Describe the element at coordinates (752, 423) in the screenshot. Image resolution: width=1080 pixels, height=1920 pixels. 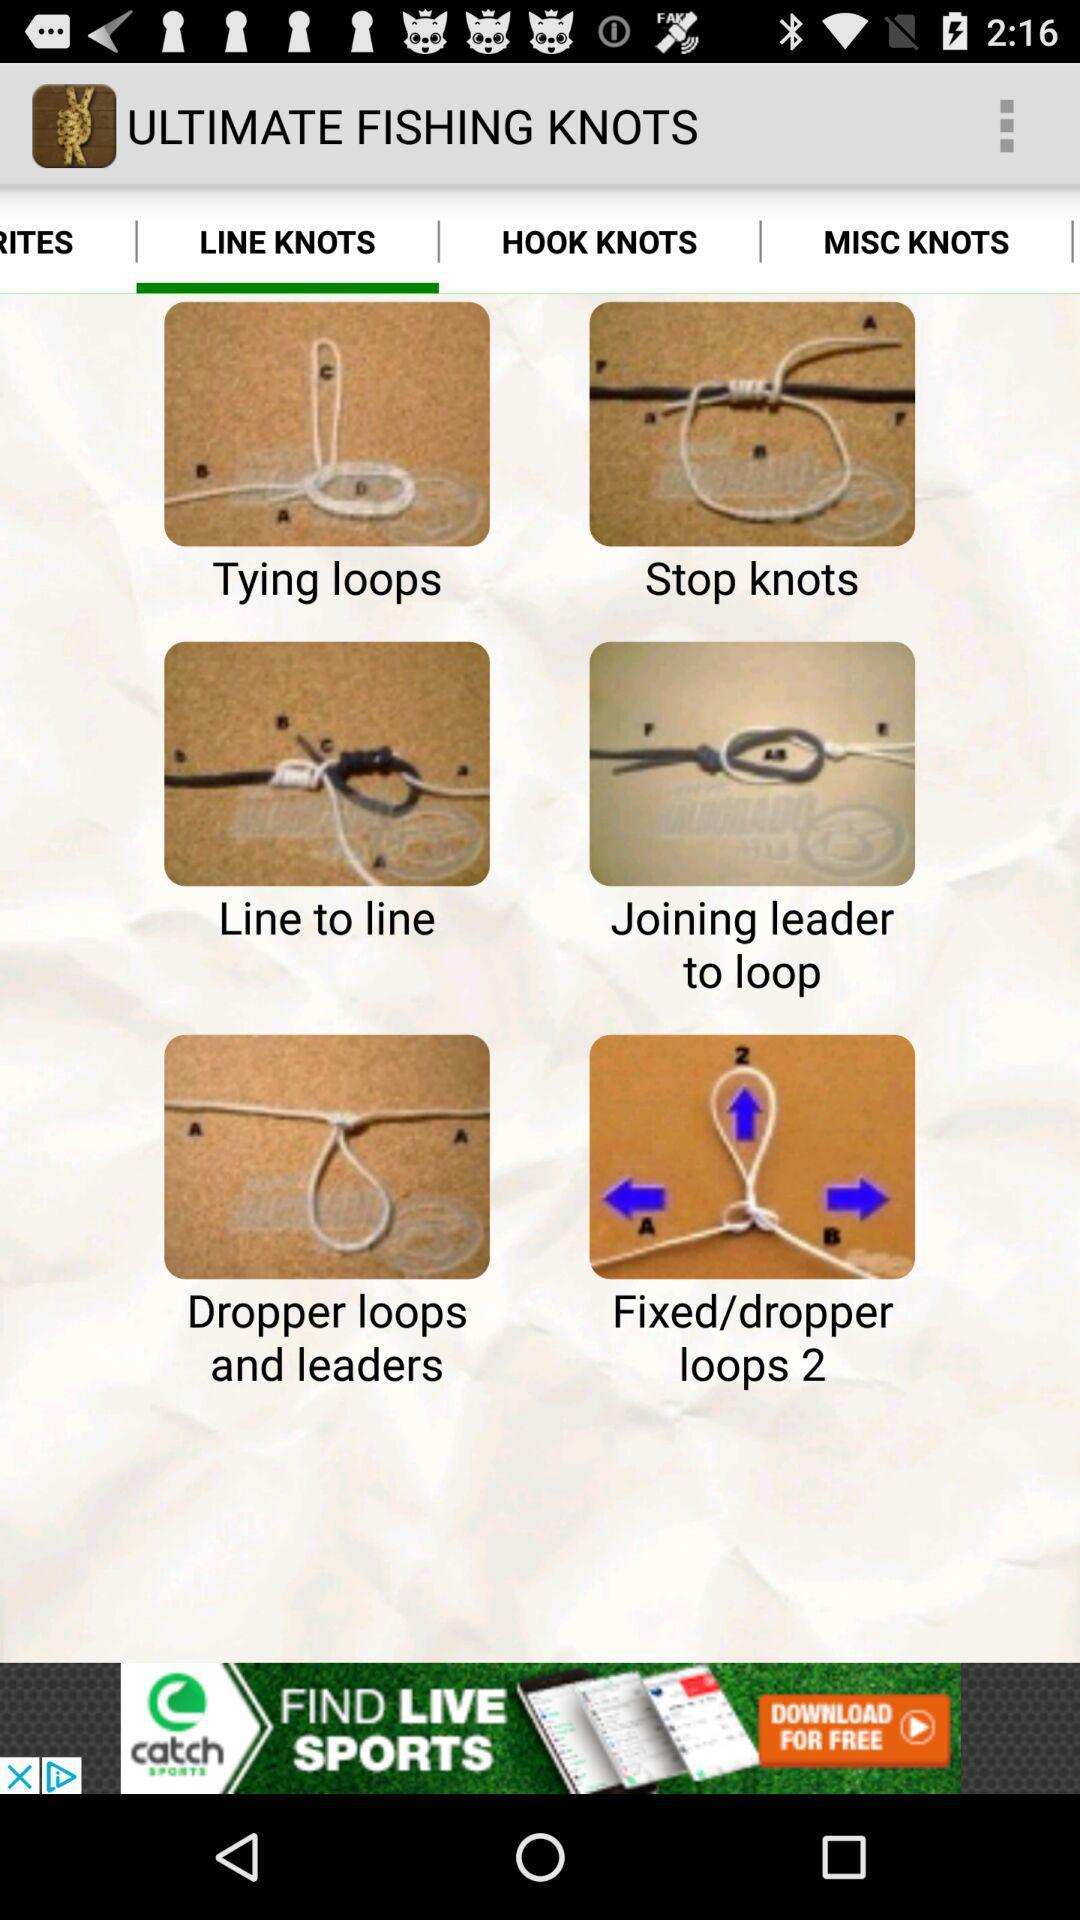
I see `select` at that location.